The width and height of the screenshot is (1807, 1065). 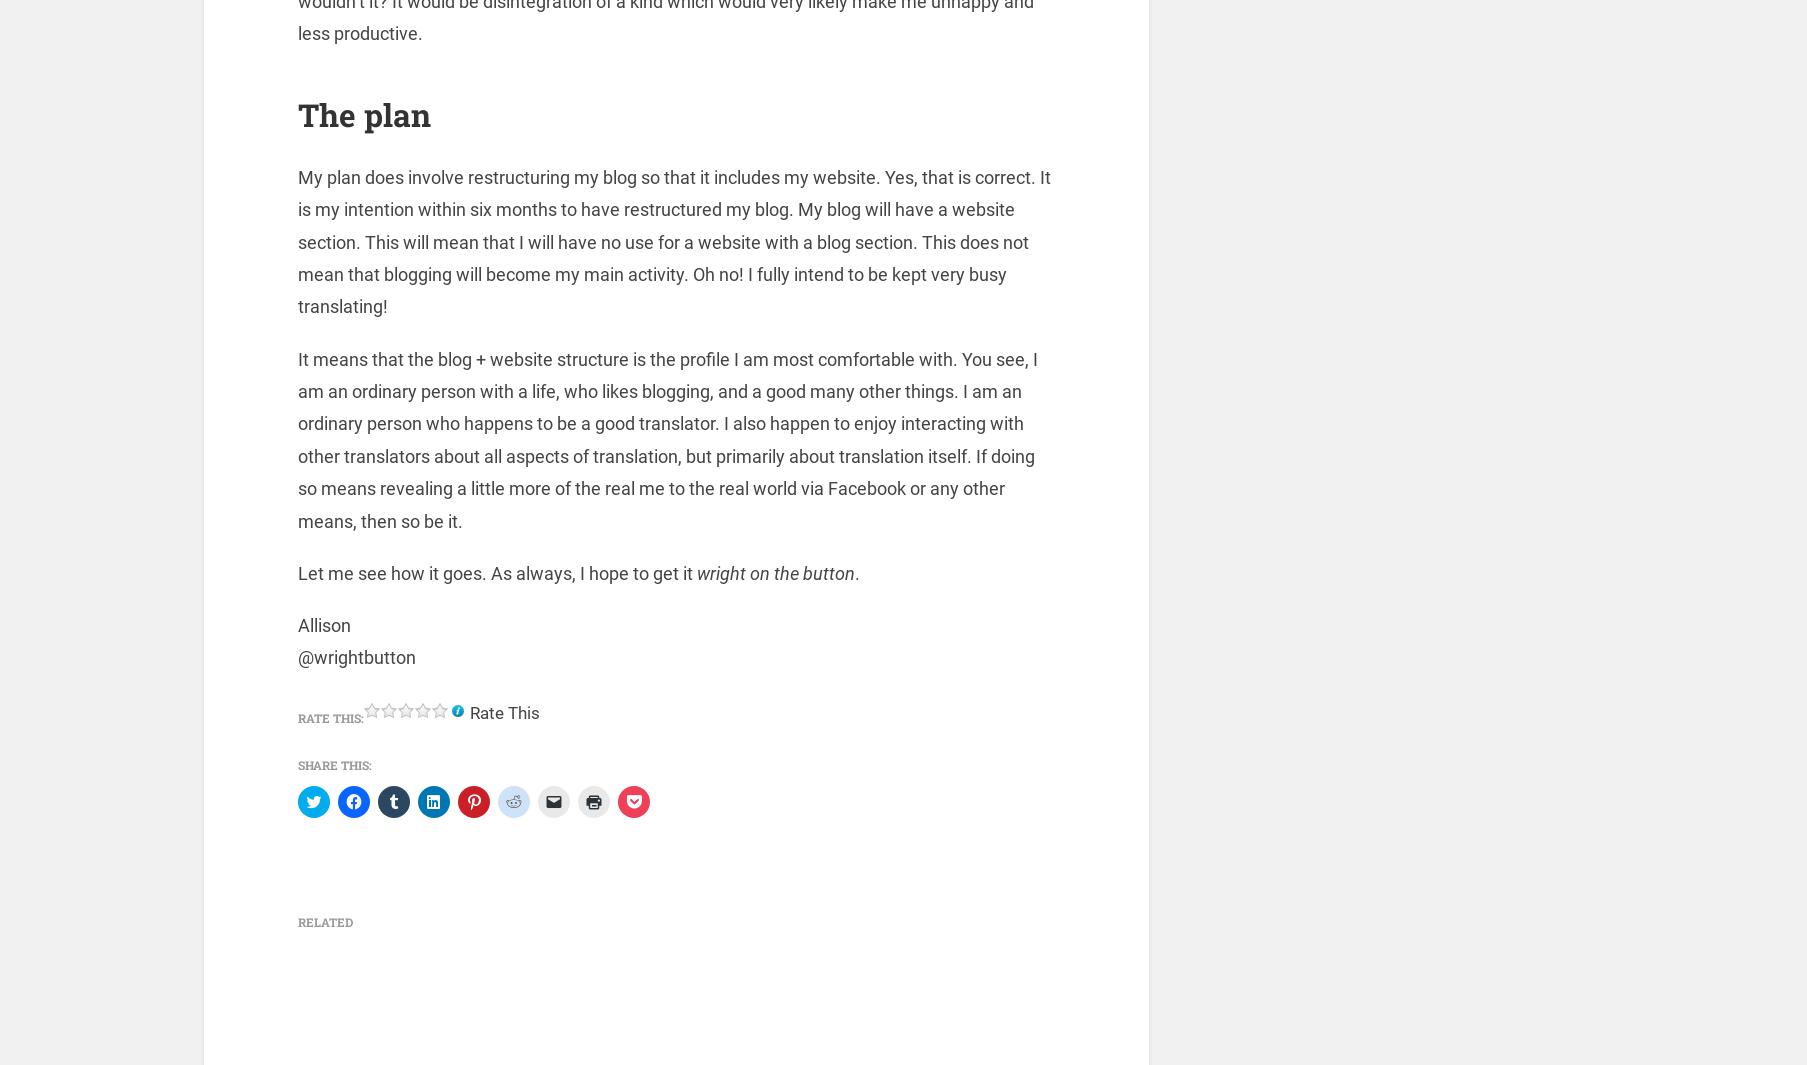 What do you see at coordinates (496, 577) in the screenshot?
I see `'Let me see how it goes. As always, I hope to get it'` at bounding box center [496, 577].